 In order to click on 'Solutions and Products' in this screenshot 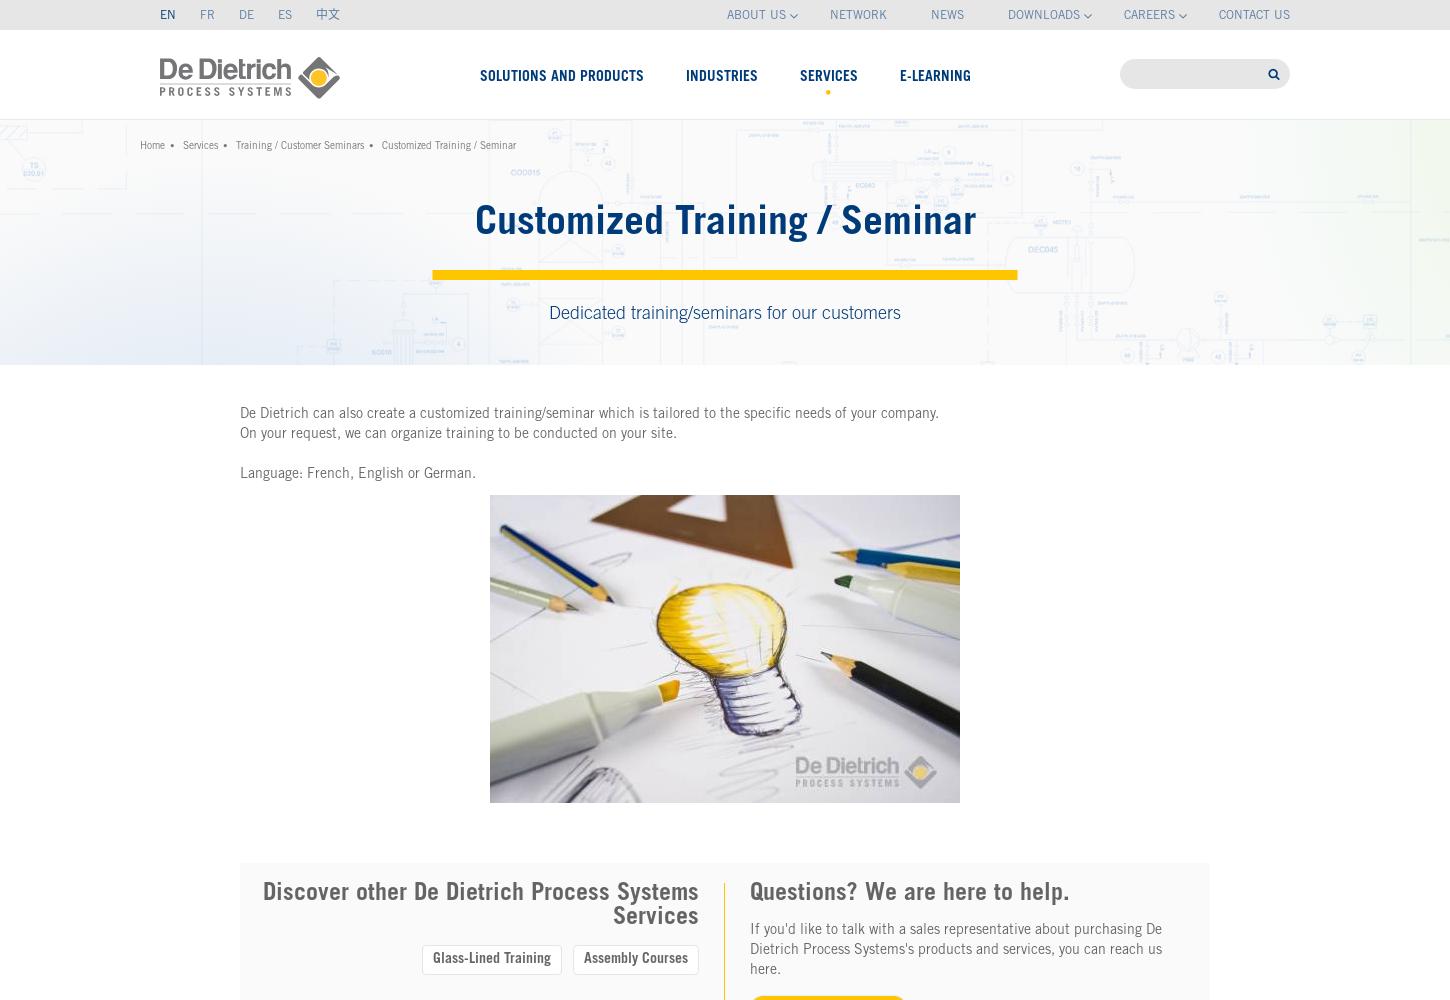, I will do `click(561, 76)`.